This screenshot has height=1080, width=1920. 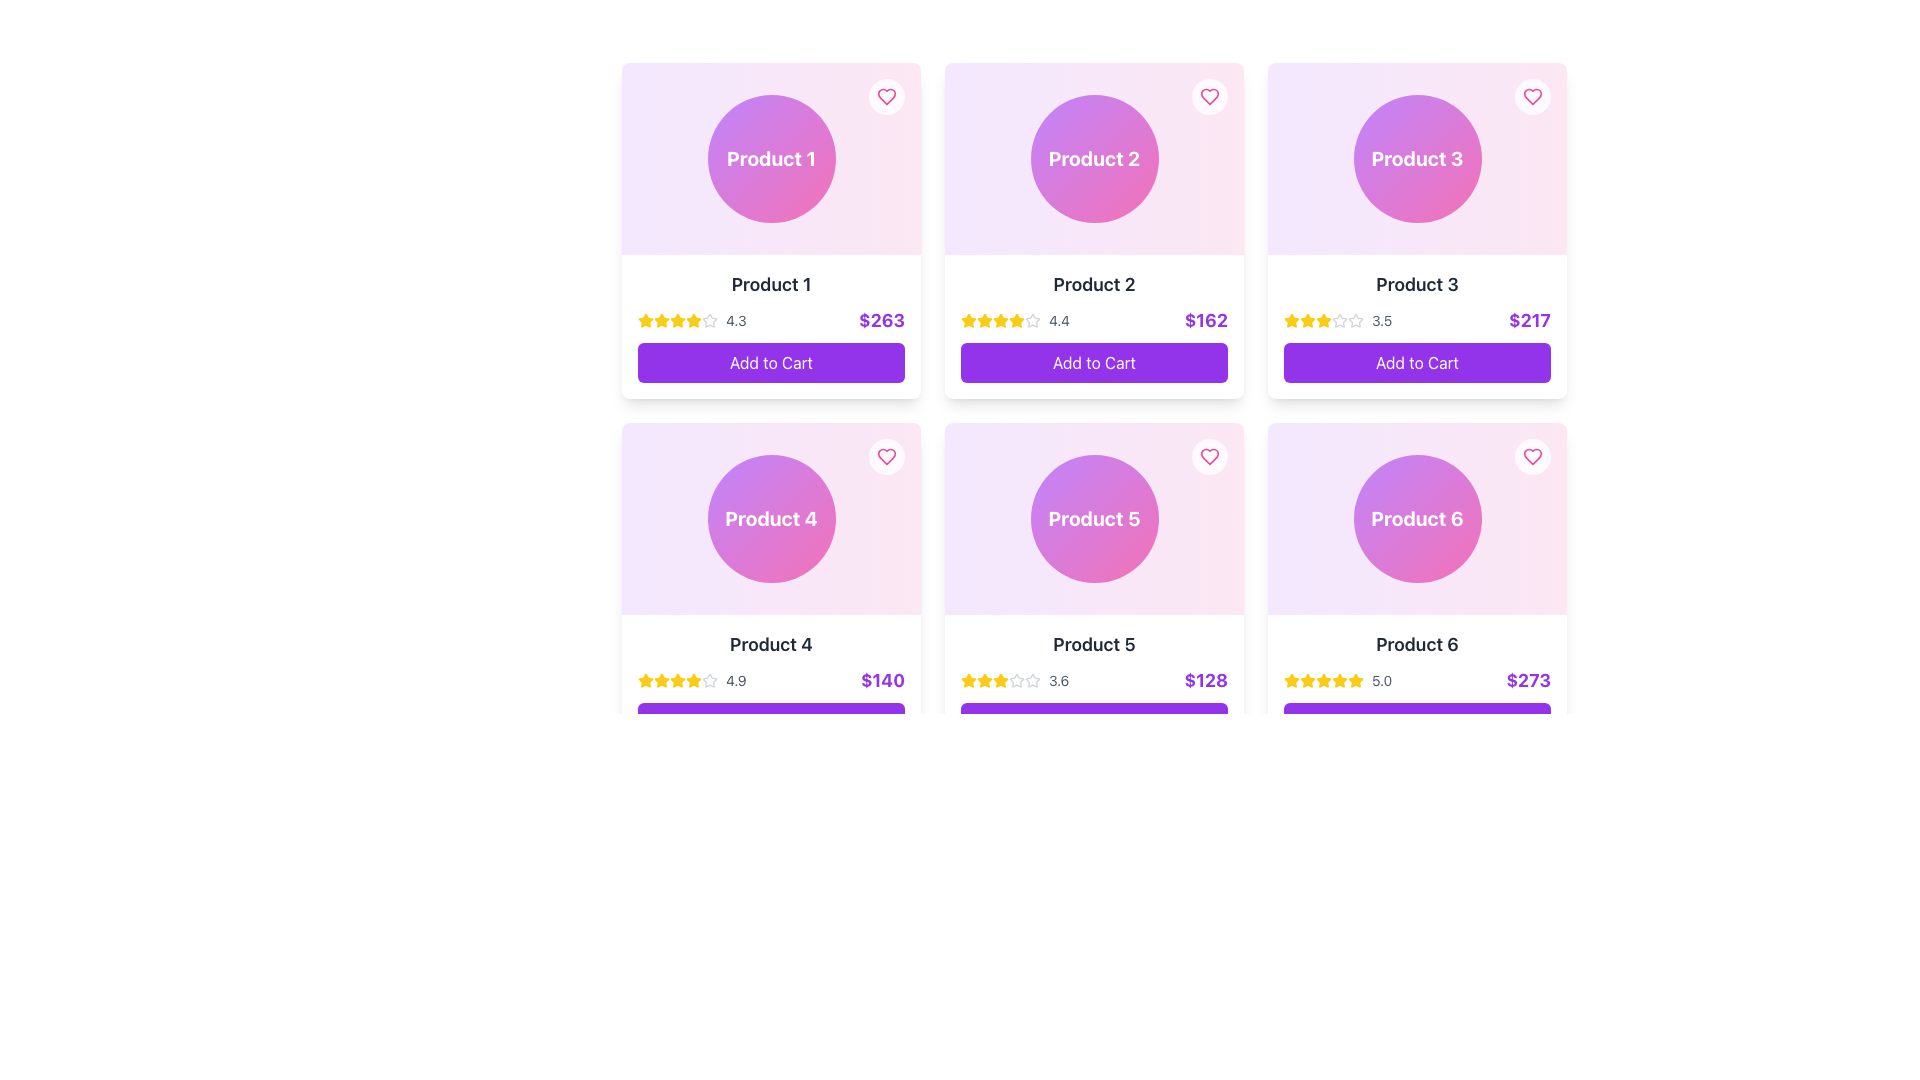 I want to click on the yellow star icon with a filled core located in the bottom-right corner of the card for 'Product 6', which is above the numerical rating, so click(x=1354, y=678).